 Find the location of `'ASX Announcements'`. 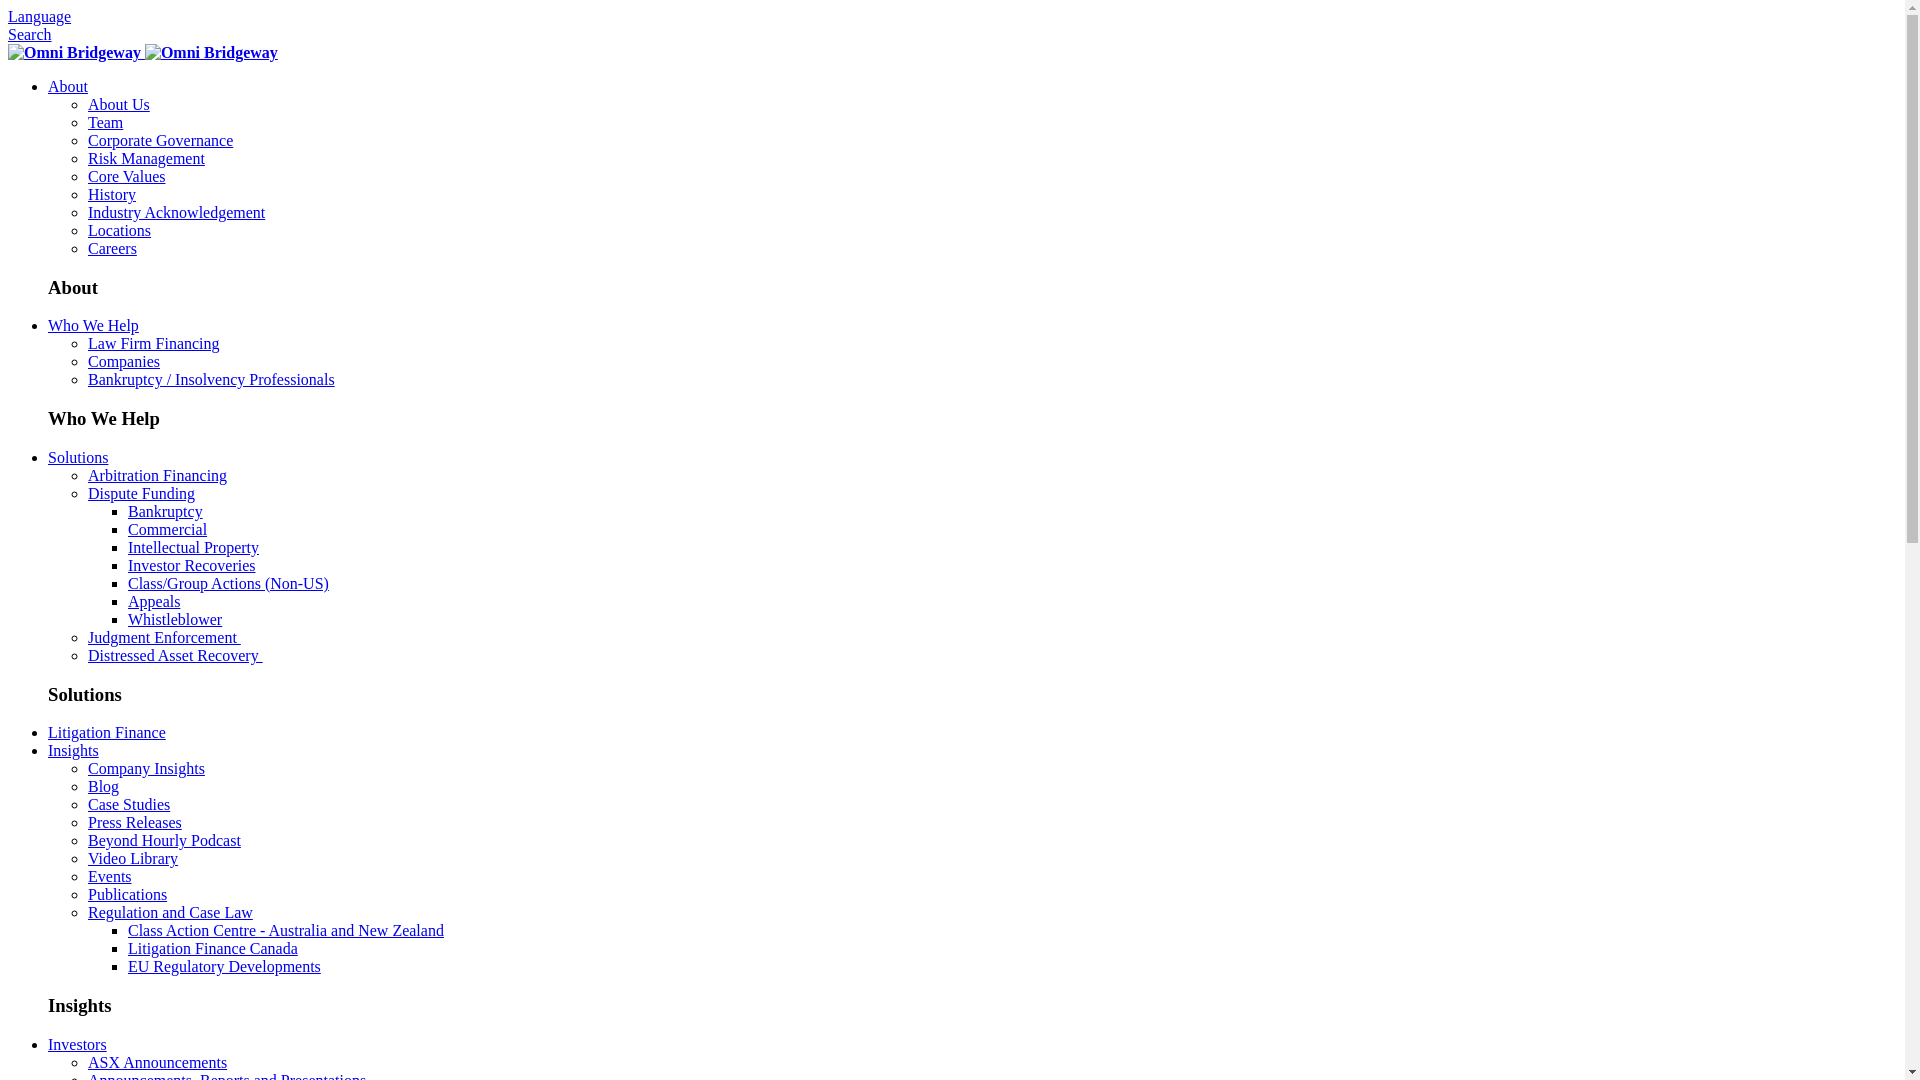

'ASX Announcements' is located at coordinates (156, 1061).